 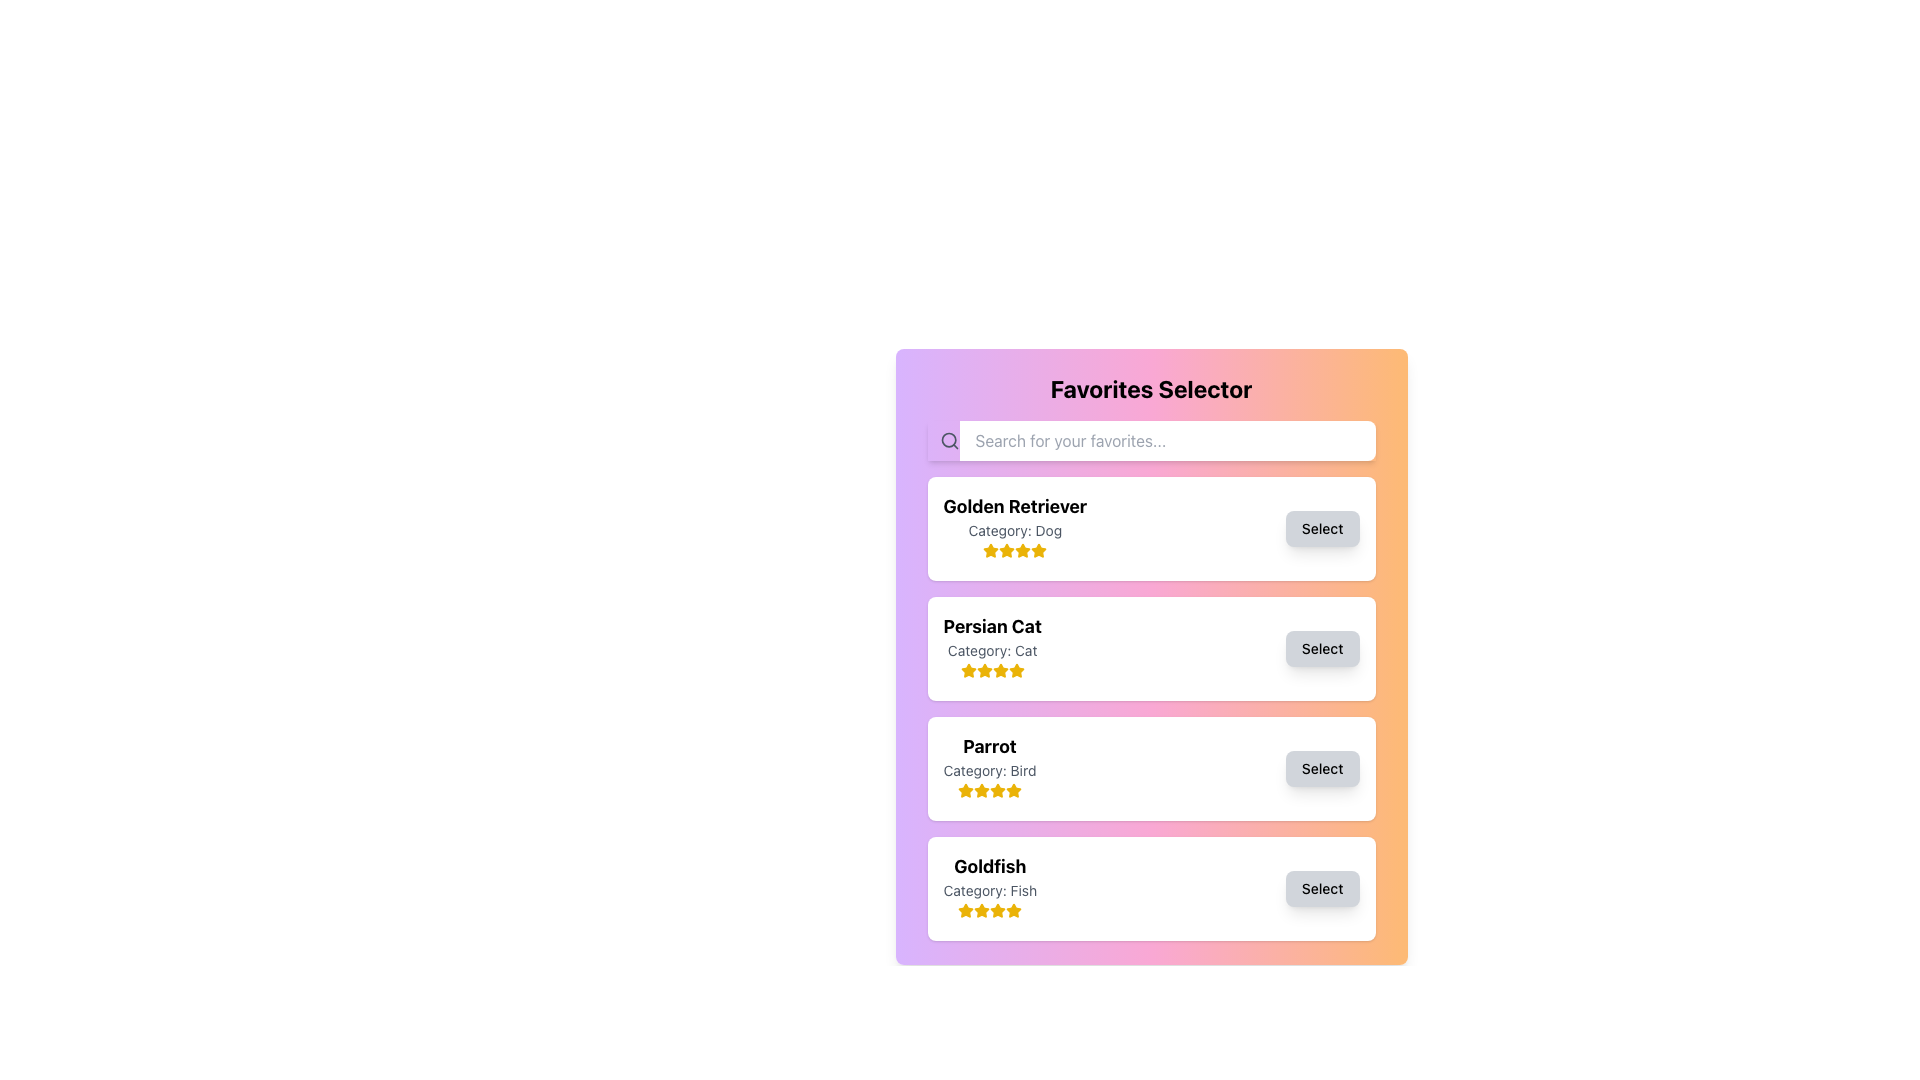 What do you see at coordinates (999, 670) in the screenshot?
I see `the third yellow star icon representing the rating for 'Persian Cat'` at bounding box center [999, 670].